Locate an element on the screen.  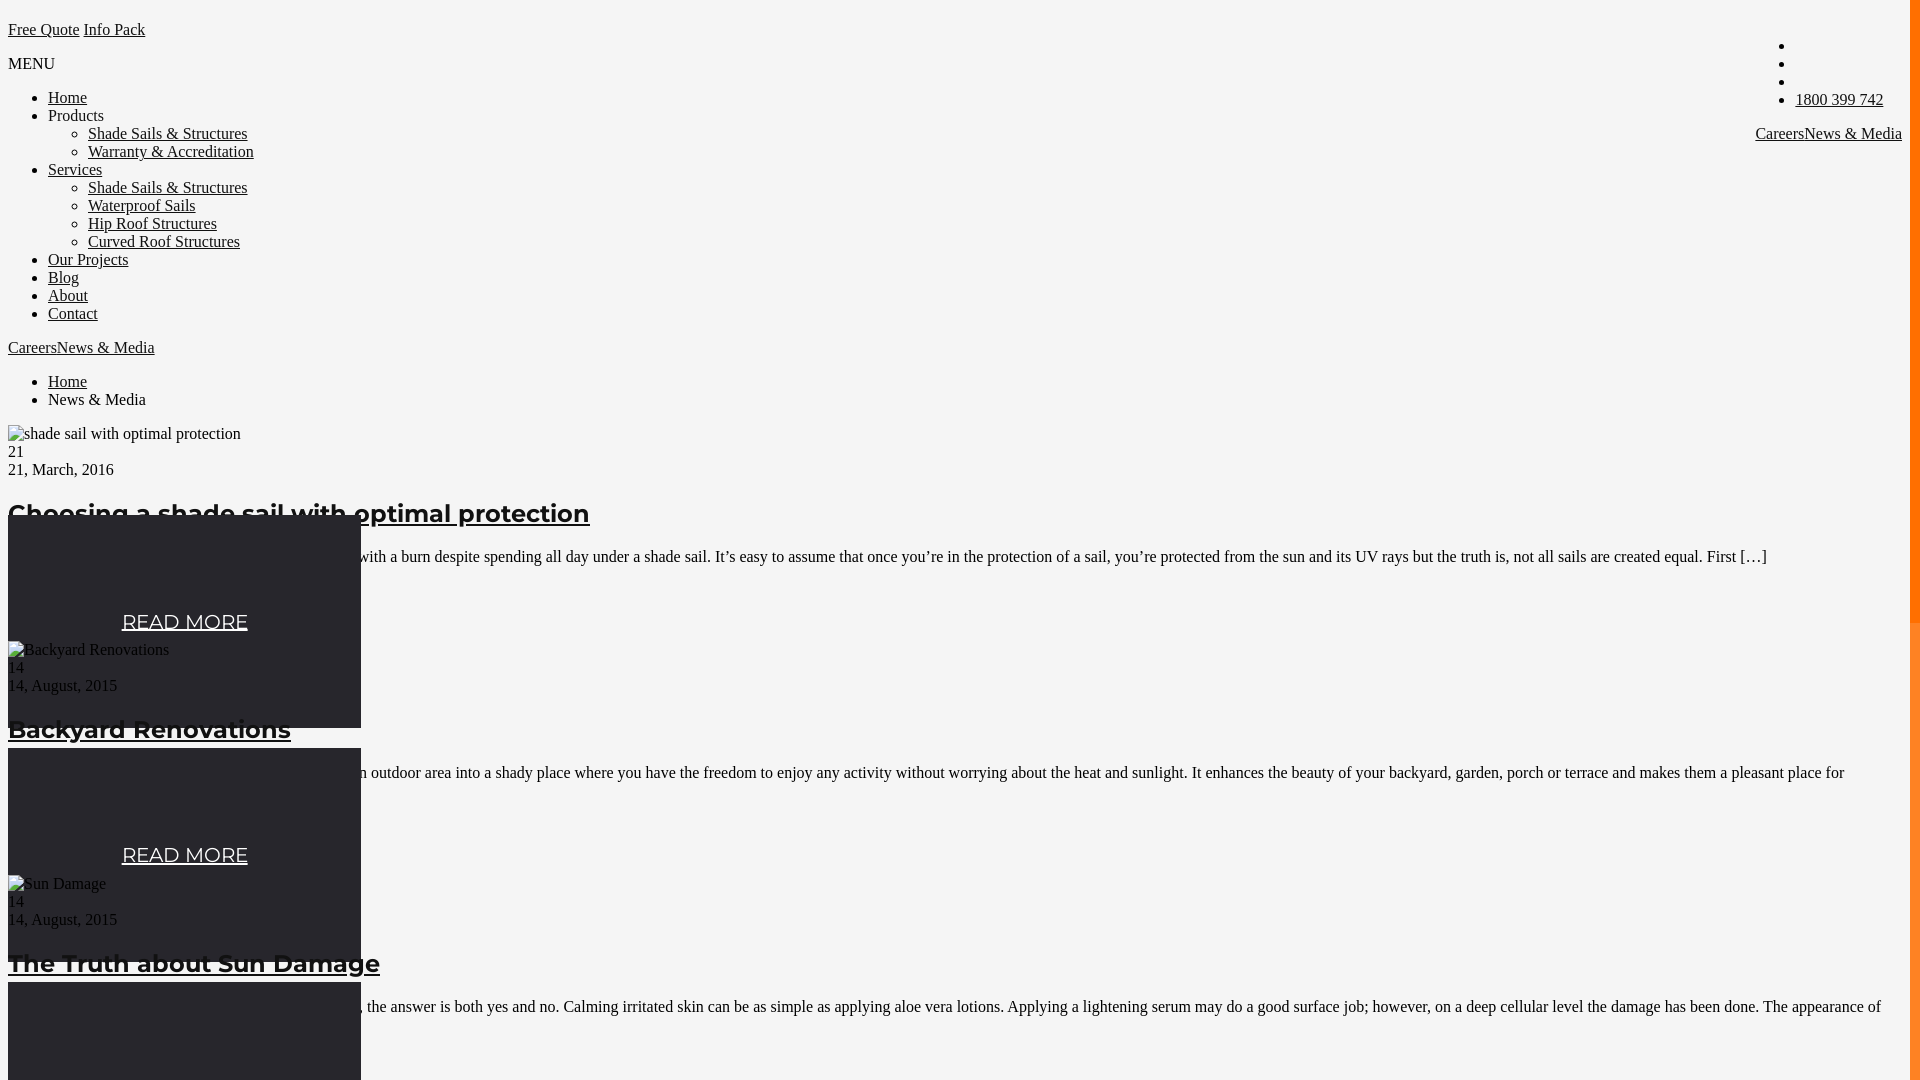
'Careers' is located at coordinates (8, 346).